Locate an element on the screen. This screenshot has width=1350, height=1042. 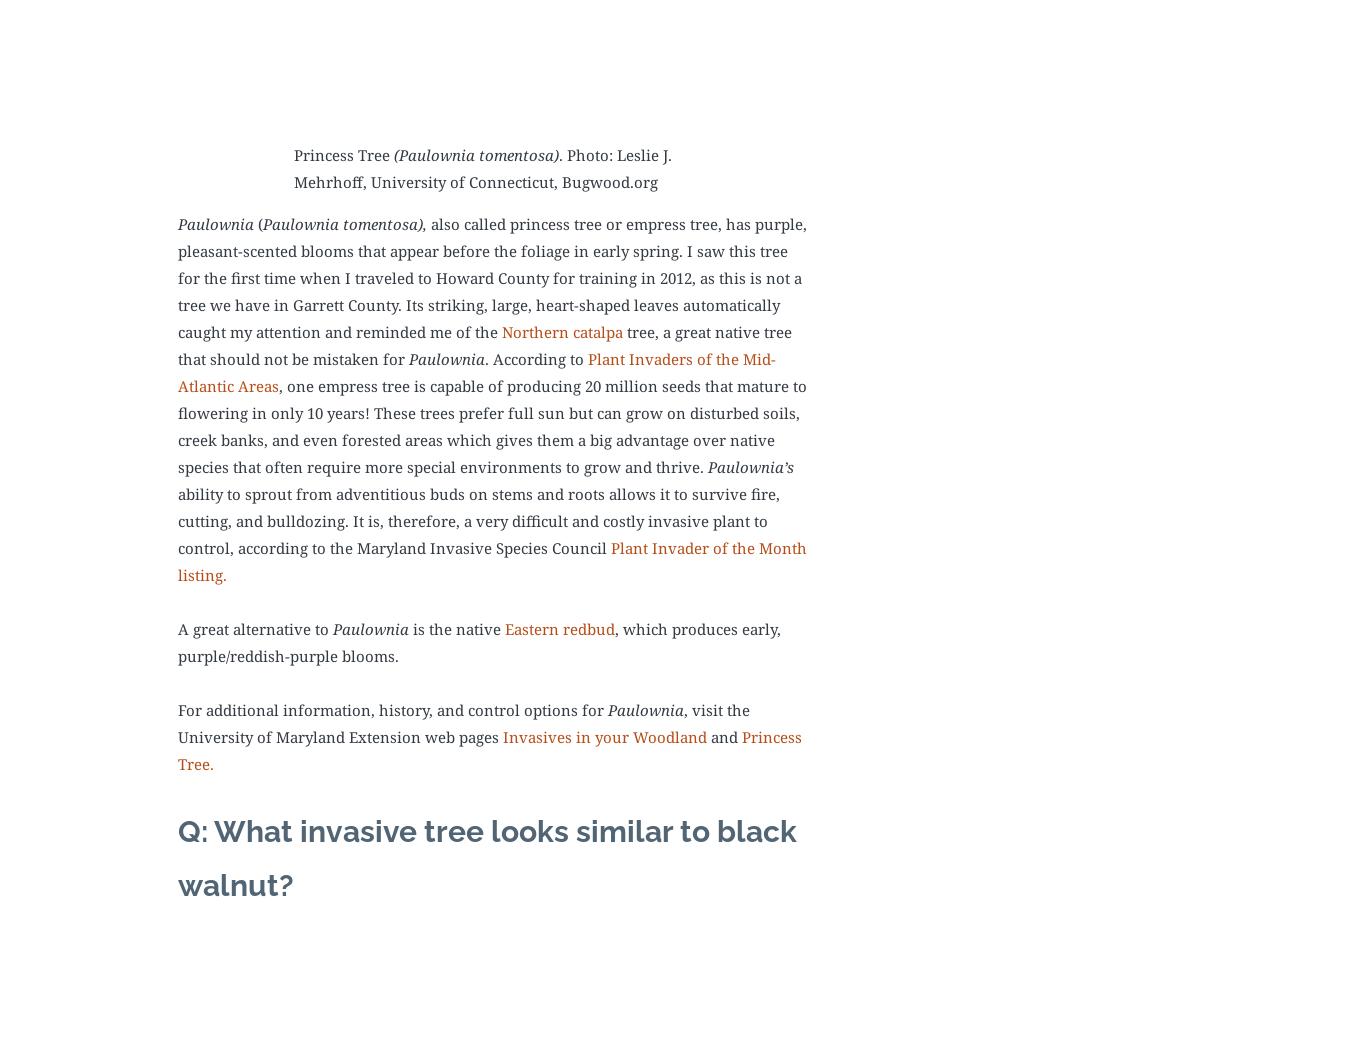
'Plant Invaders of the Mid-Atlantic Areas' is located at coordinates (475, 371).